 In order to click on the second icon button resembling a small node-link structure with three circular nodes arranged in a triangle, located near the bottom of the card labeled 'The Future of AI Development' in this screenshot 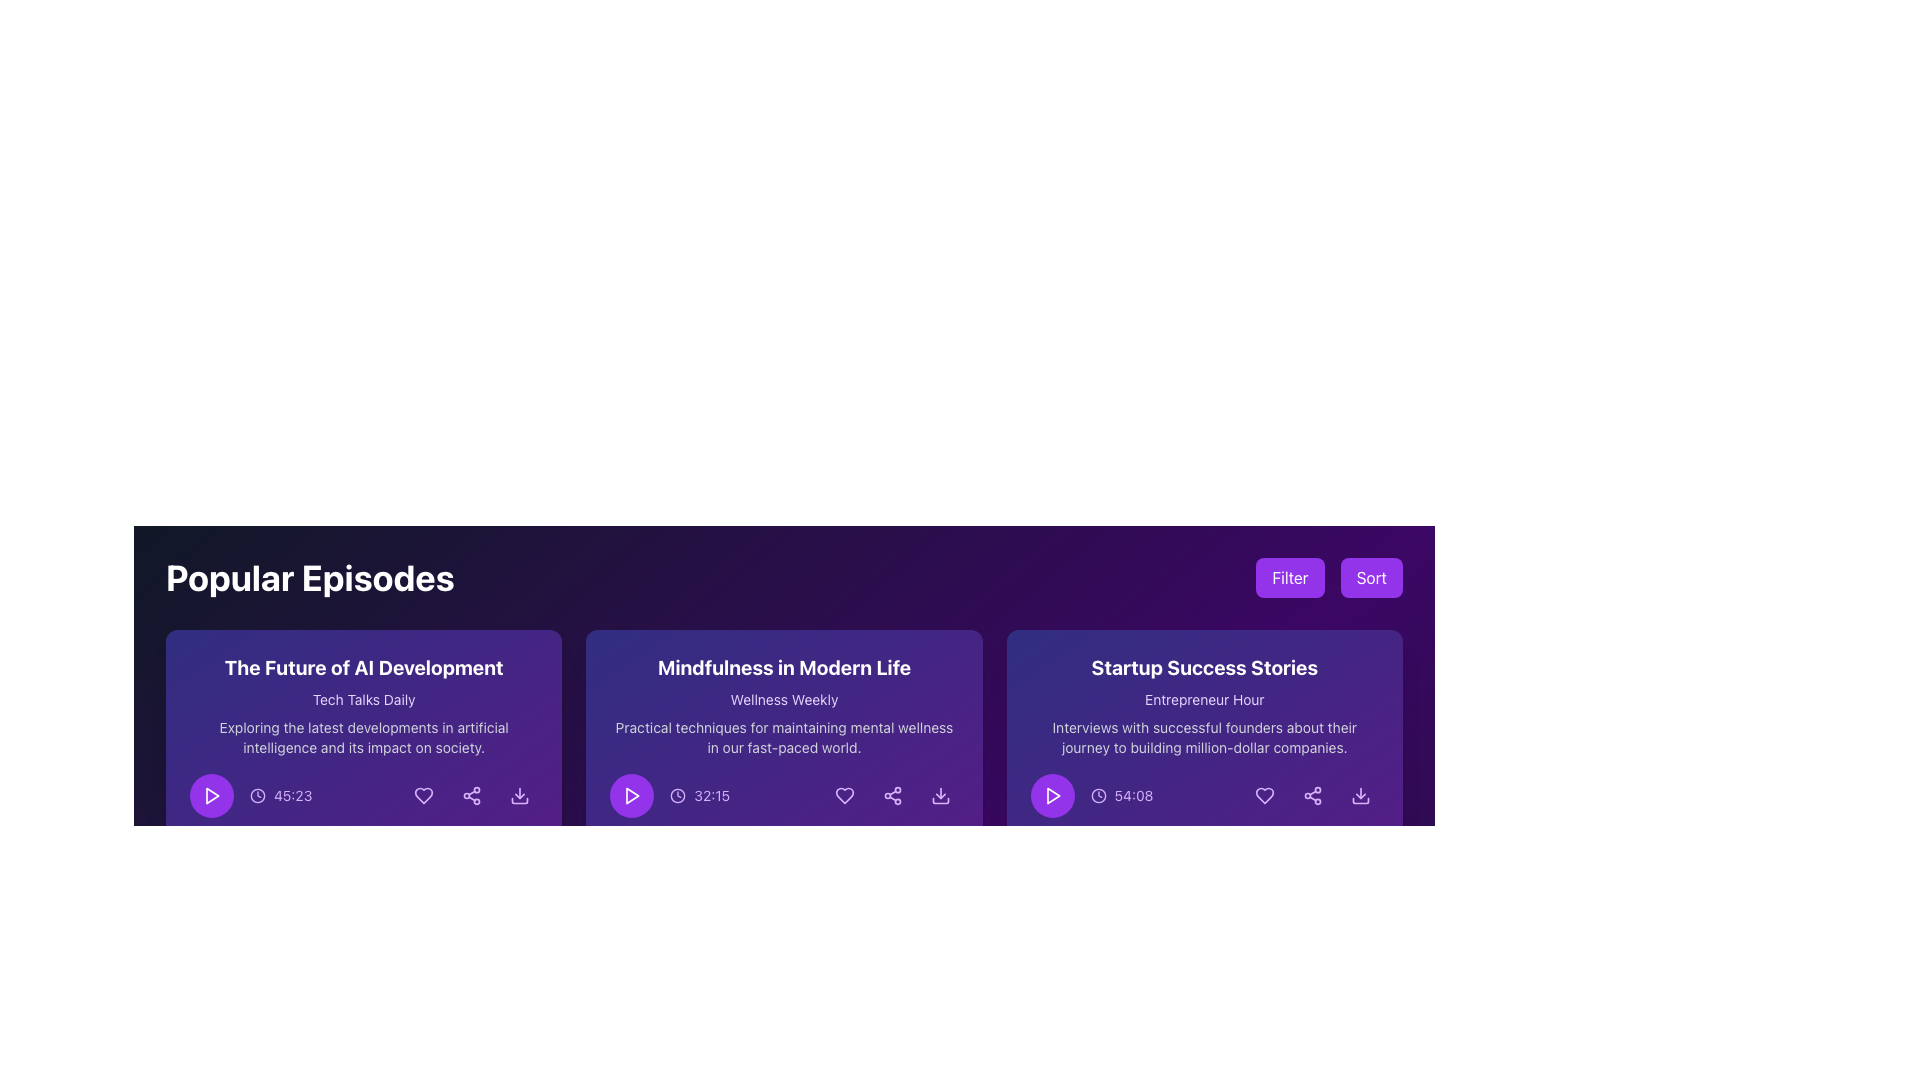, I will do `click(471, 794)`.